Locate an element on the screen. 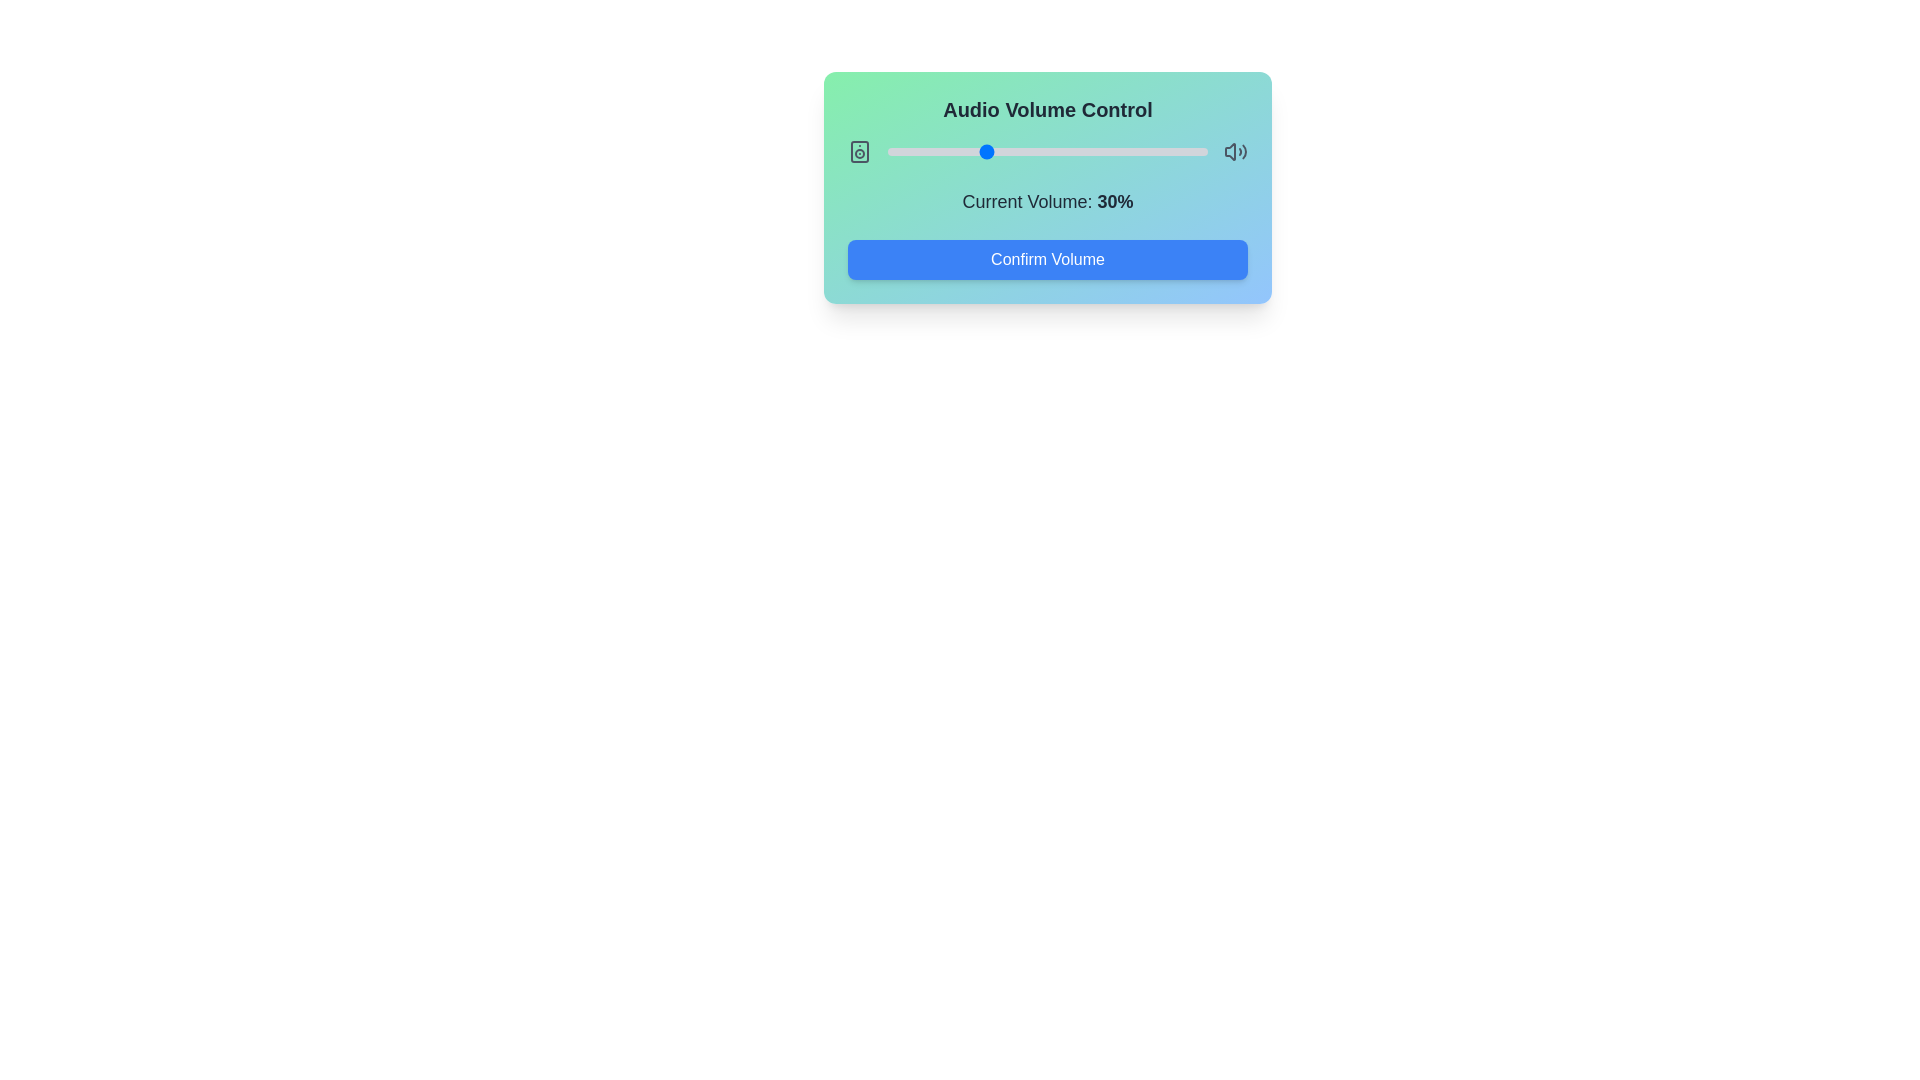  the 'Confirm Volume' button is located at coordinates (1046, 258).